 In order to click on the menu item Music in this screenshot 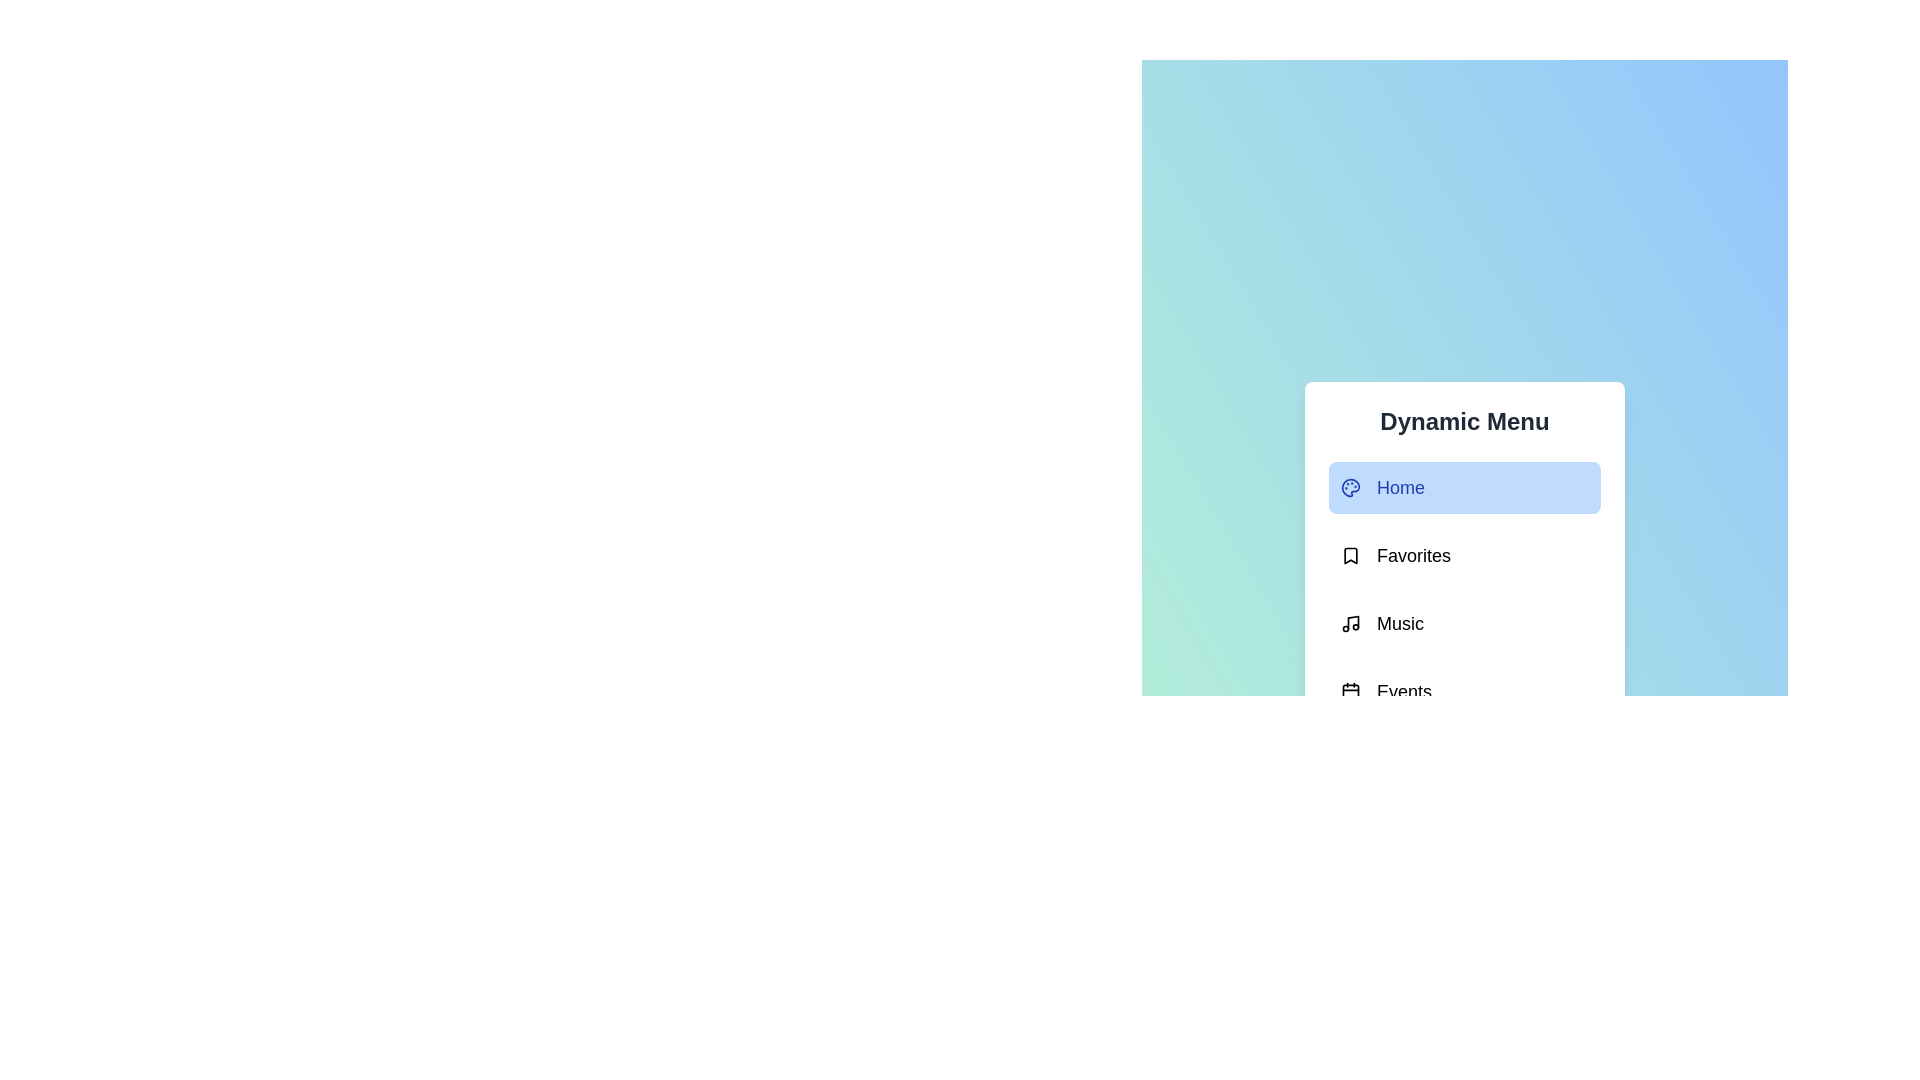, I will do `click(1464, 623)`.